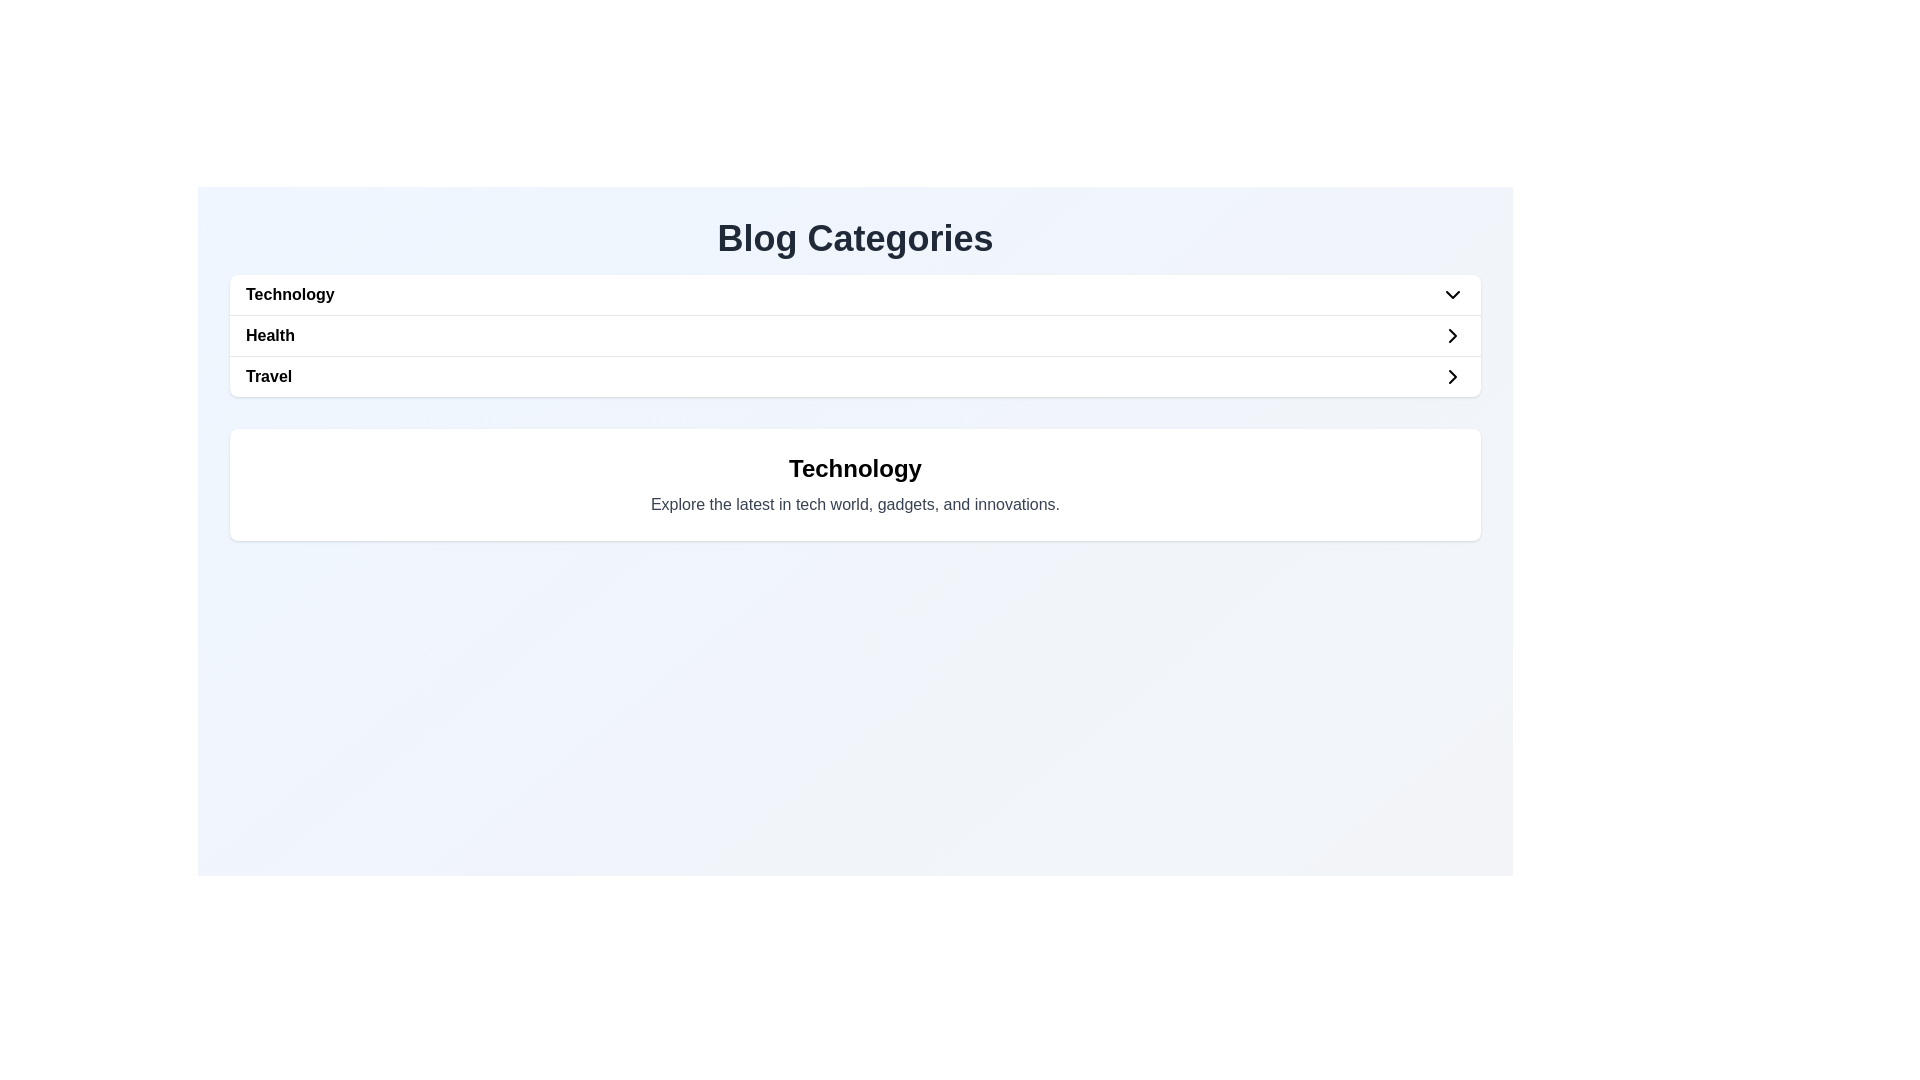  What do you see at coordinates (1453, 377) in the screenshot?
I see `the Chevron icon located at the far right of the 'Travel' section` at bounding box center [1453, 377].